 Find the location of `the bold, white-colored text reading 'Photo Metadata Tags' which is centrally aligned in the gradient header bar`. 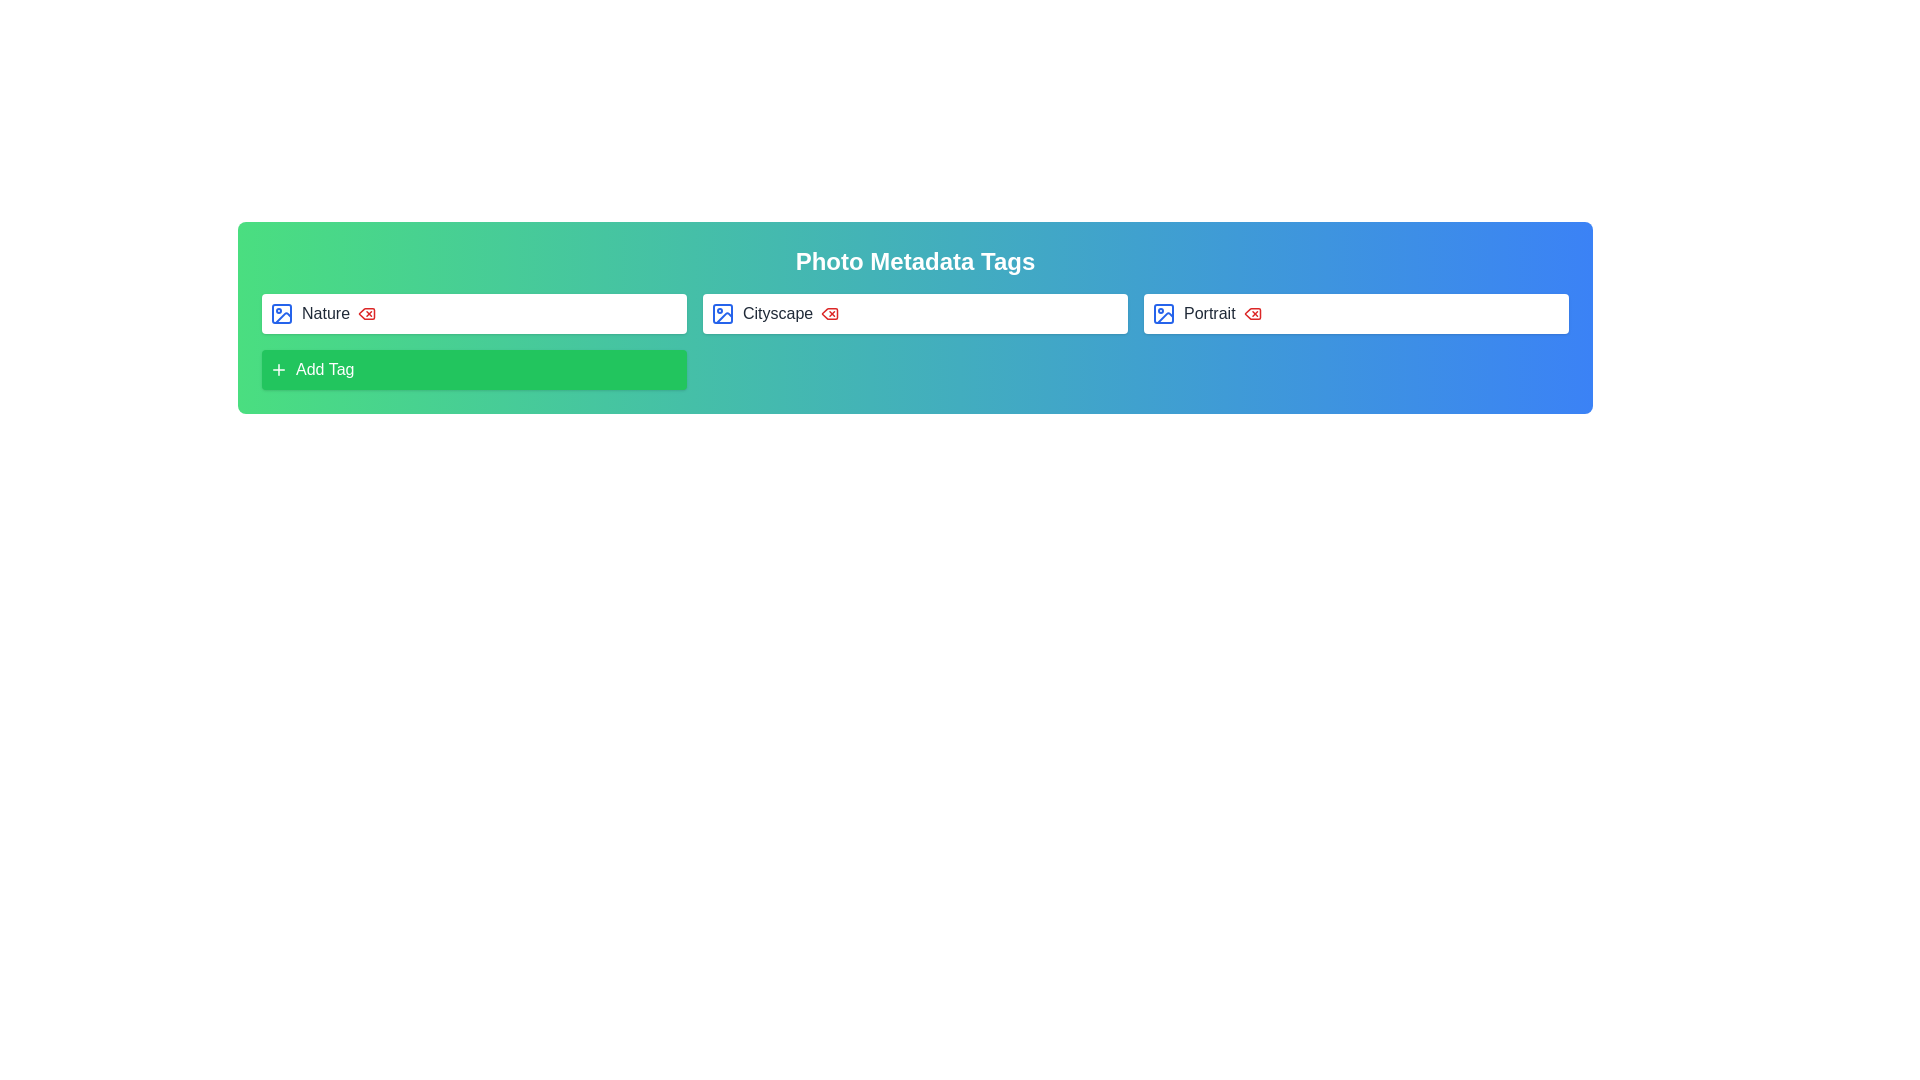

the bold, white-colored text reading 'Photo Metadata Tags' which is centrally aligned in the gradient header bar is located at coordinates (914, 261).